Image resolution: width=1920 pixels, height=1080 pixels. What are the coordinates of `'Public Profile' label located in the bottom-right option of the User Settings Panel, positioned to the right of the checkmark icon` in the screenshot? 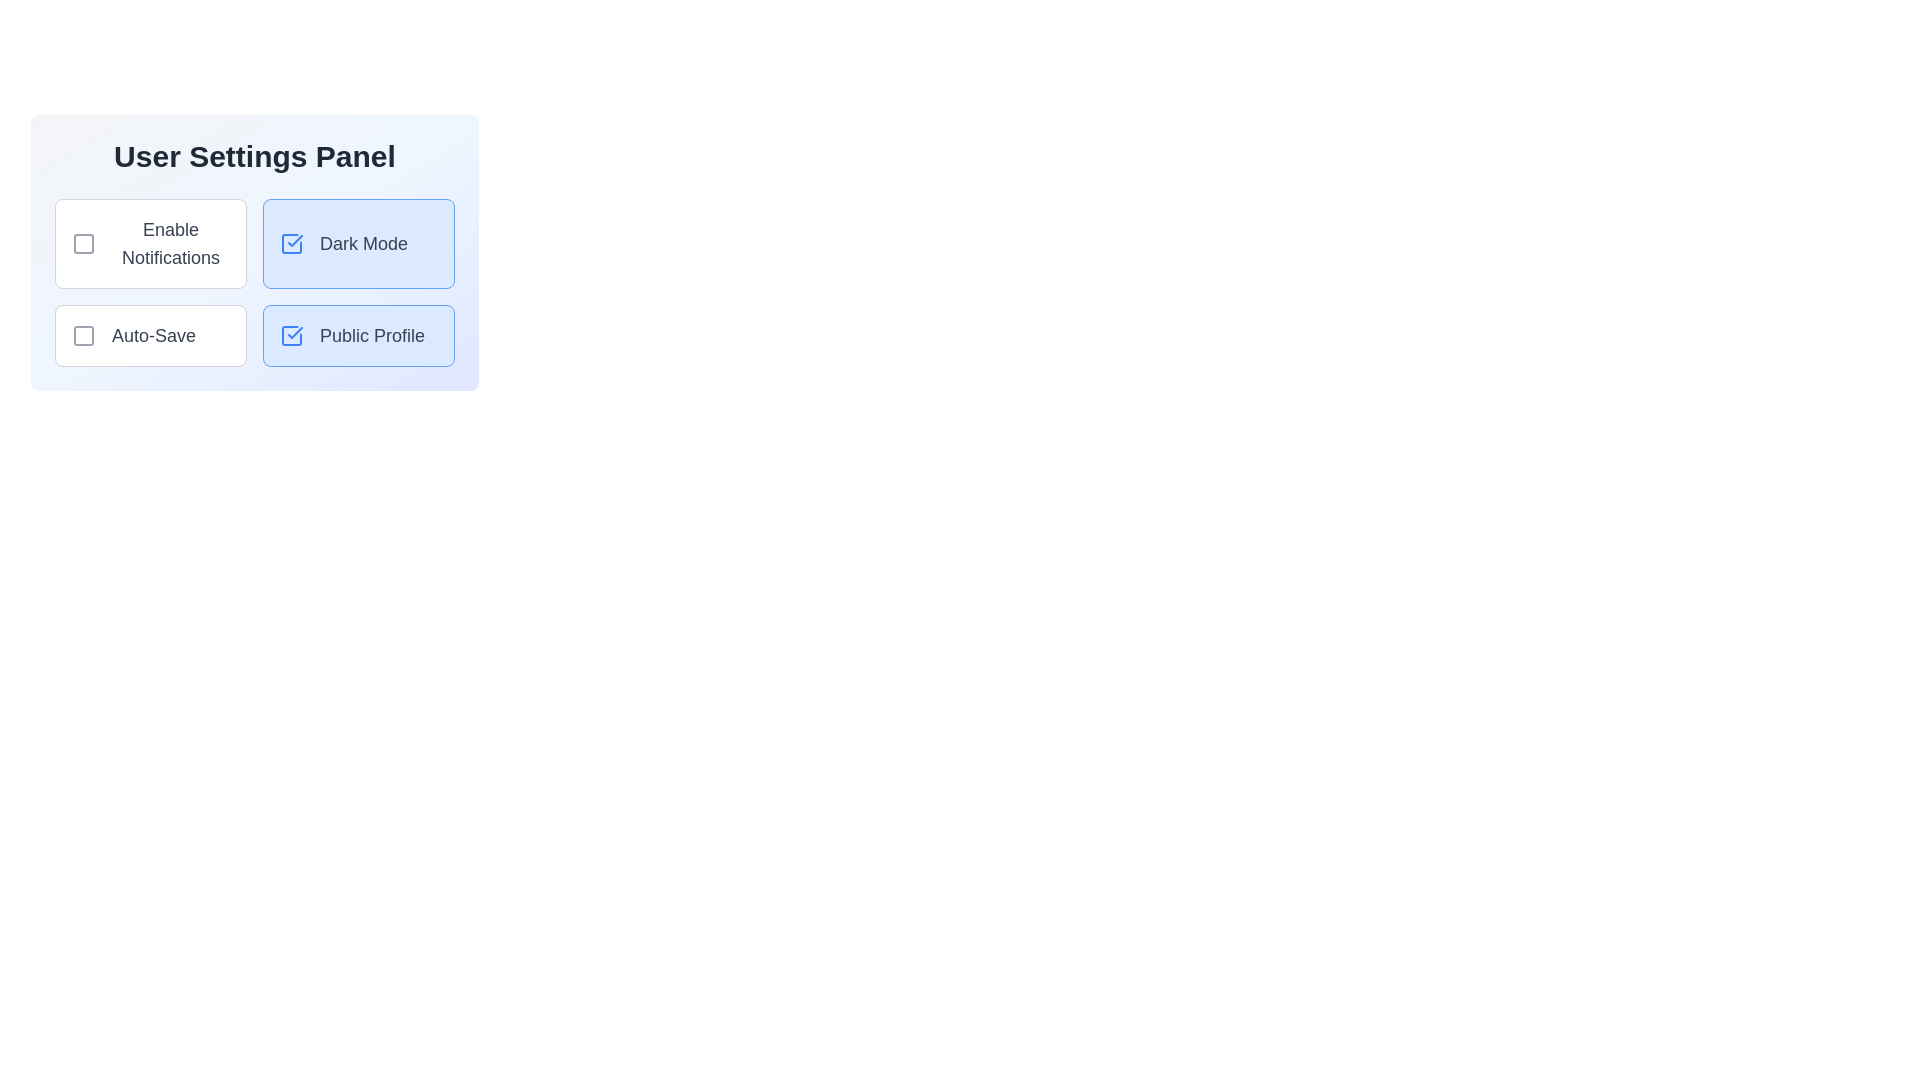 It's located at (372, 334).